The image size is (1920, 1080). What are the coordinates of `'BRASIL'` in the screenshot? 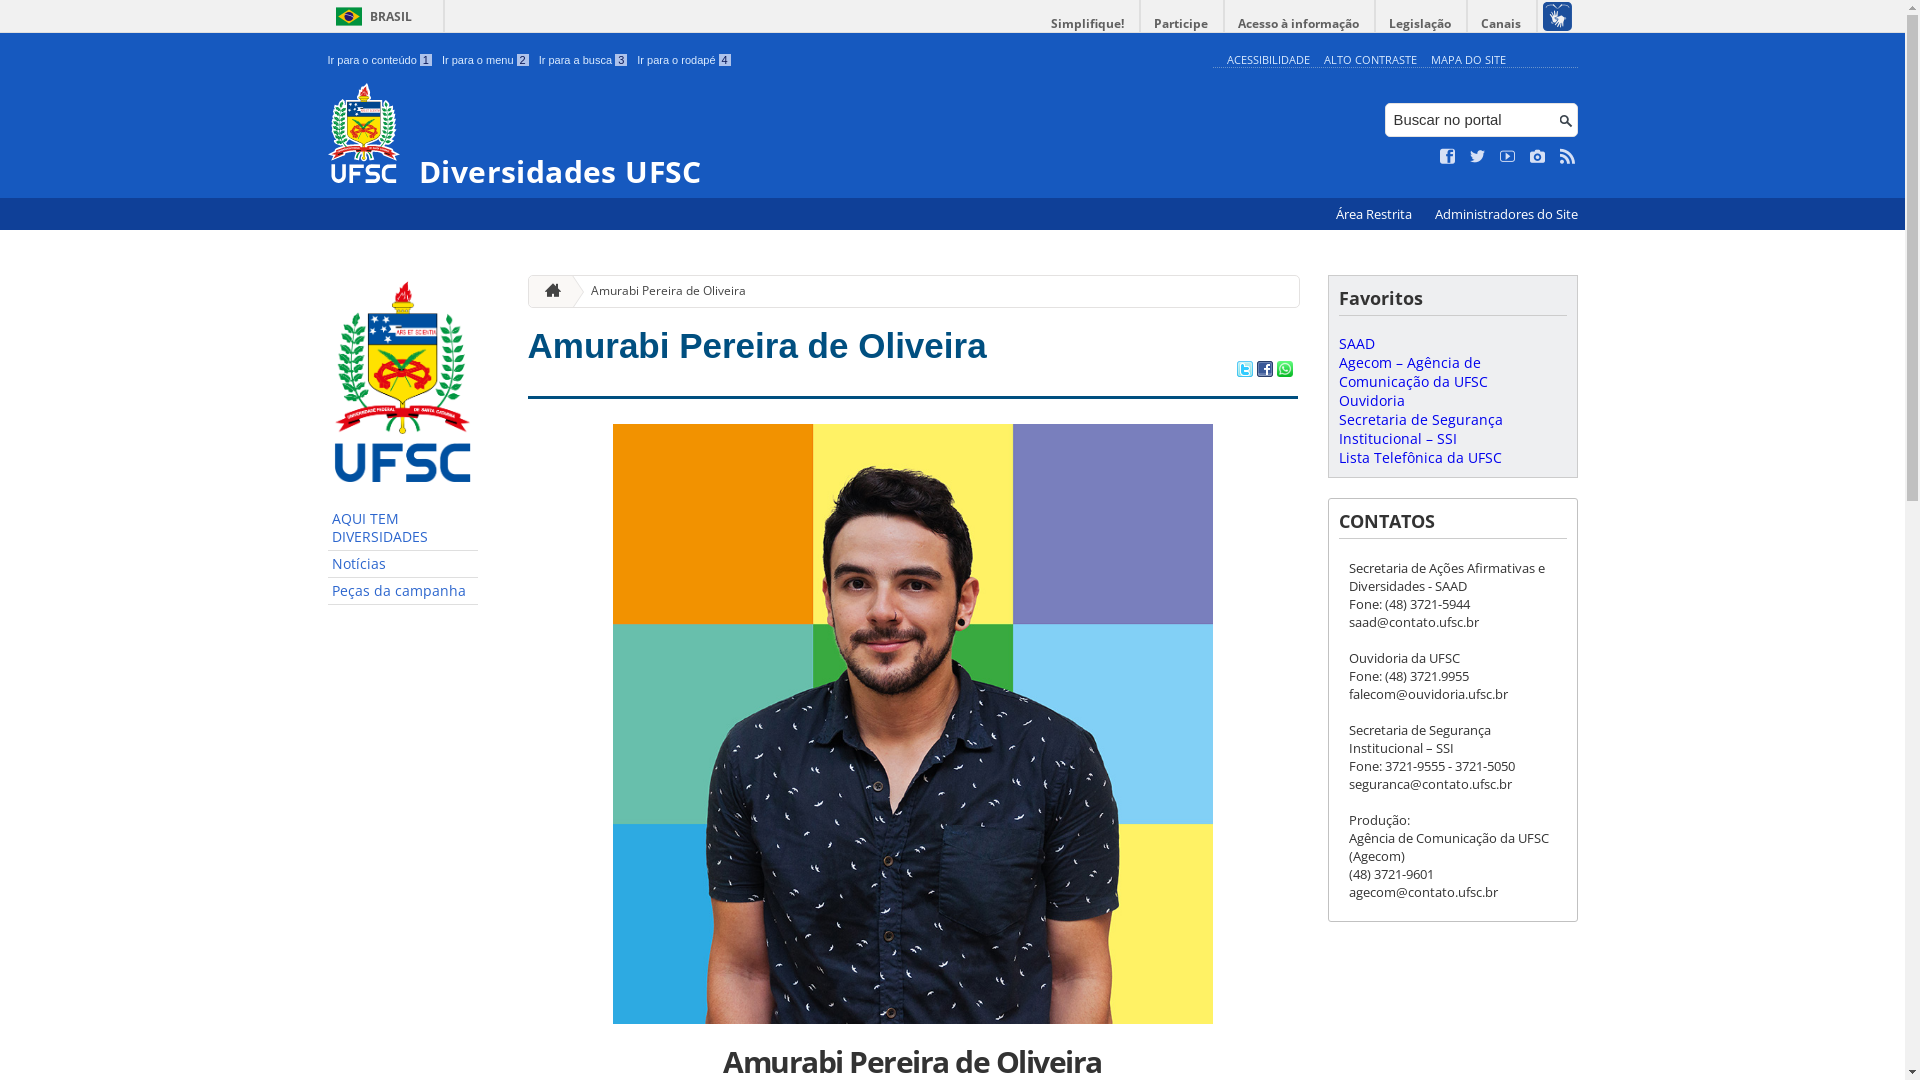 It's located at (370, 16).